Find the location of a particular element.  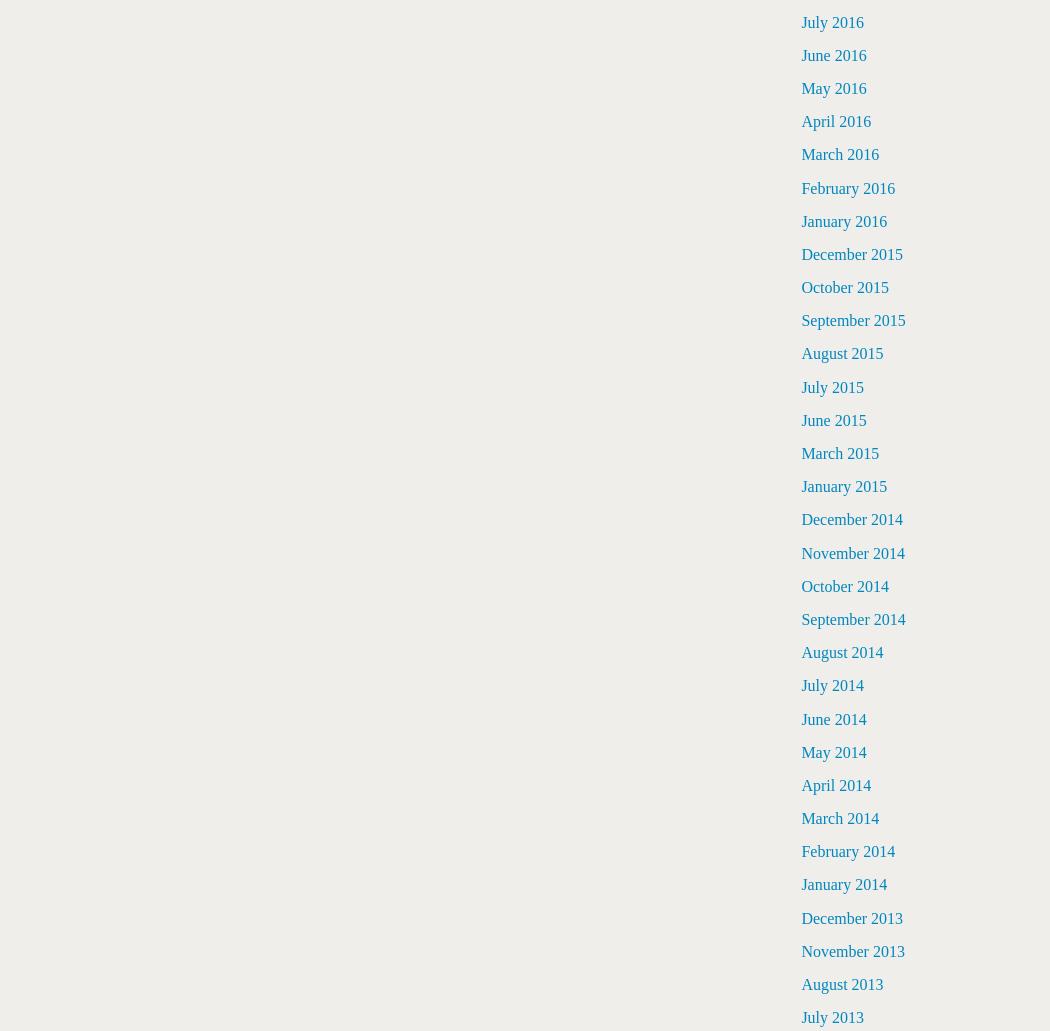

'January 2015' is located at coordinates (843, 486).